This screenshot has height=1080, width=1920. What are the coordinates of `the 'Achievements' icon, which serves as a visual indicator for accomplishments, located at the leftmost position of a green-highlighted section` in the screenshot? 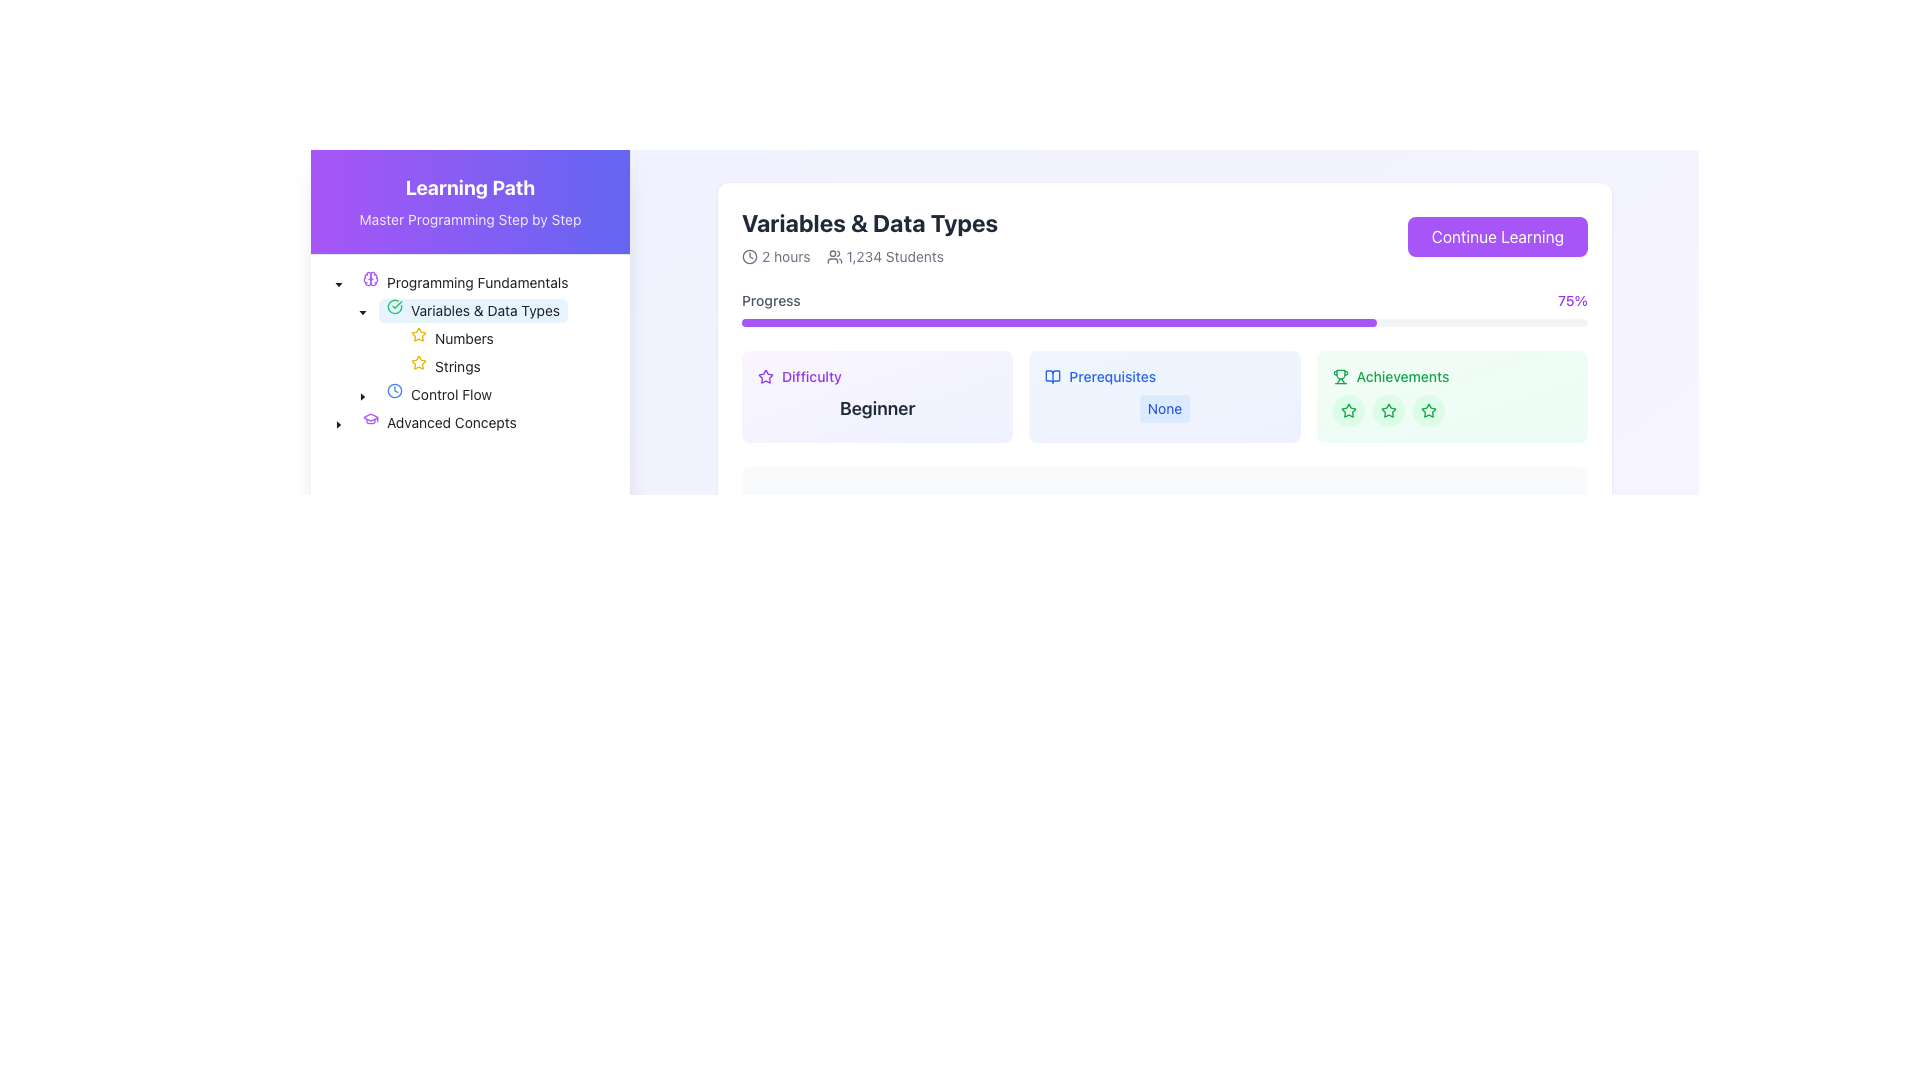 It's located at (1340, 377).